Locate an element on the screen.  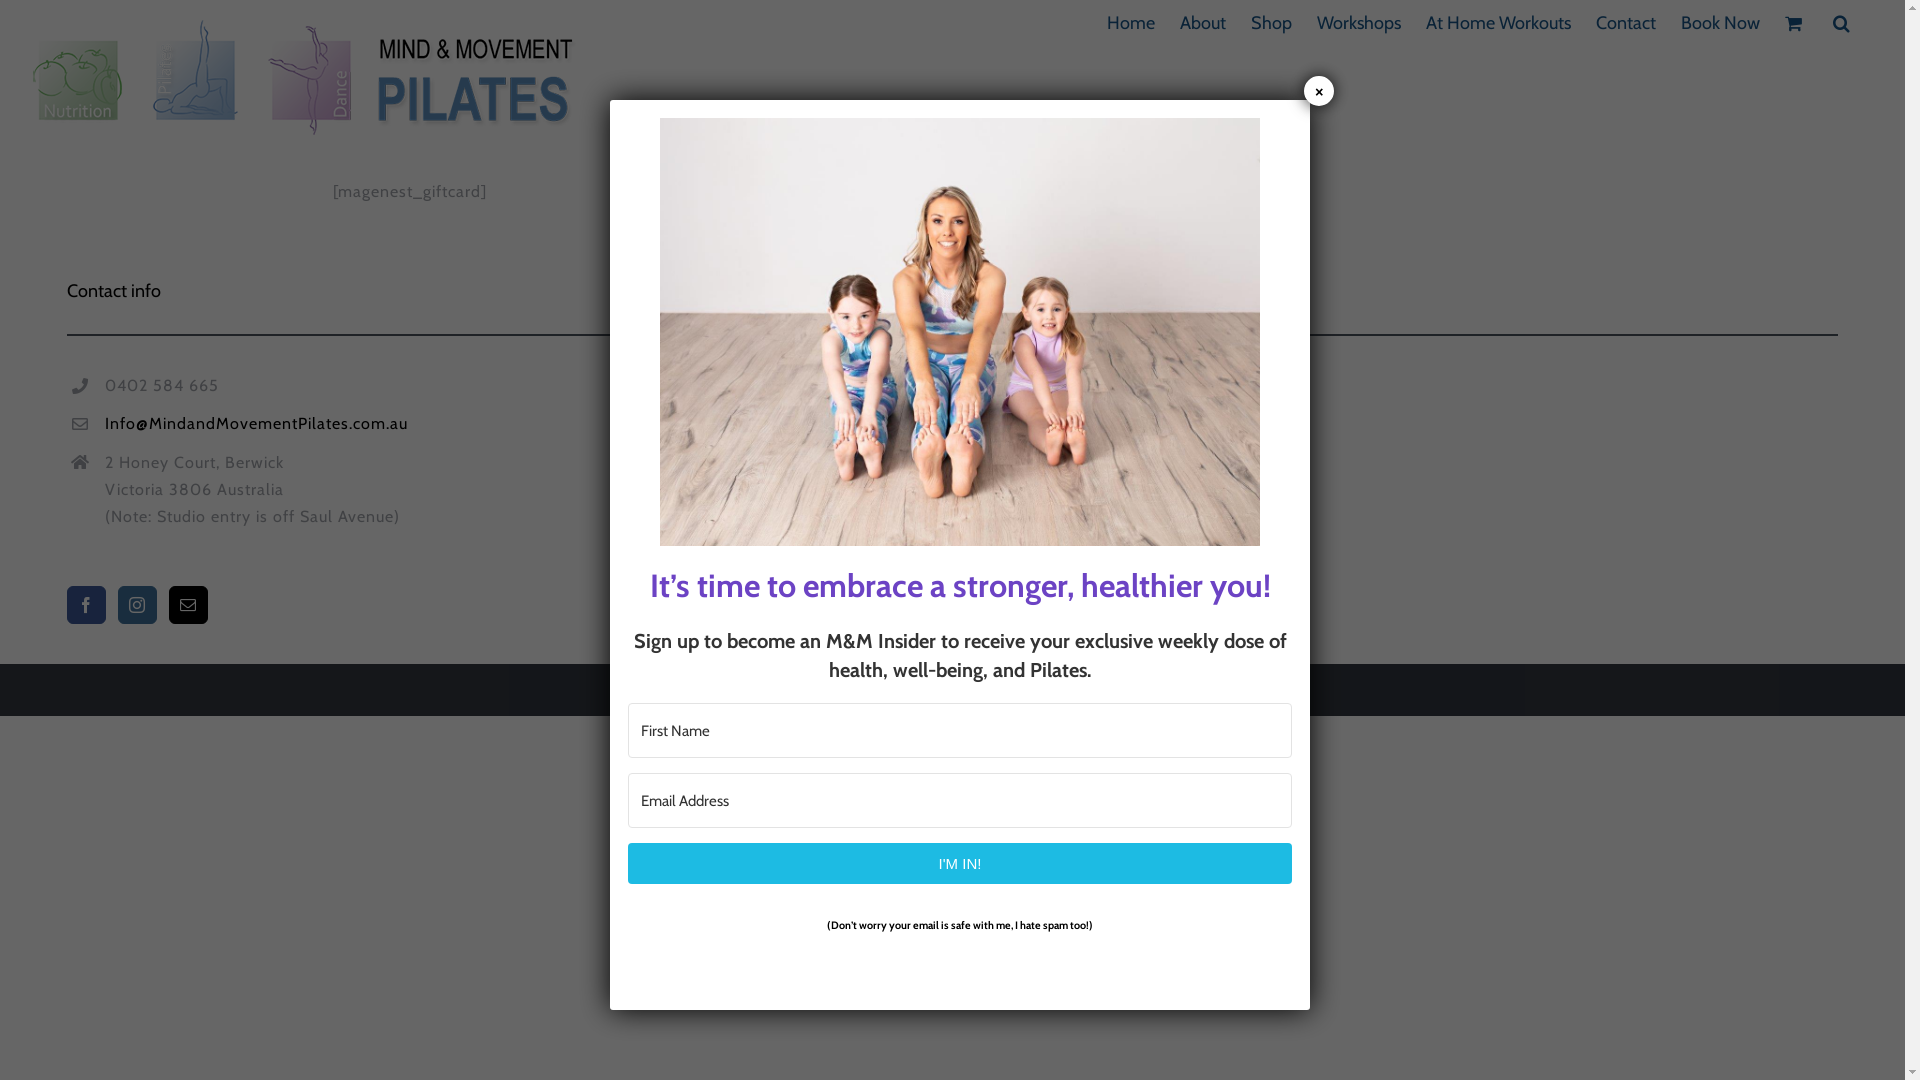
'Search' is located at coordinates (1840, 22).